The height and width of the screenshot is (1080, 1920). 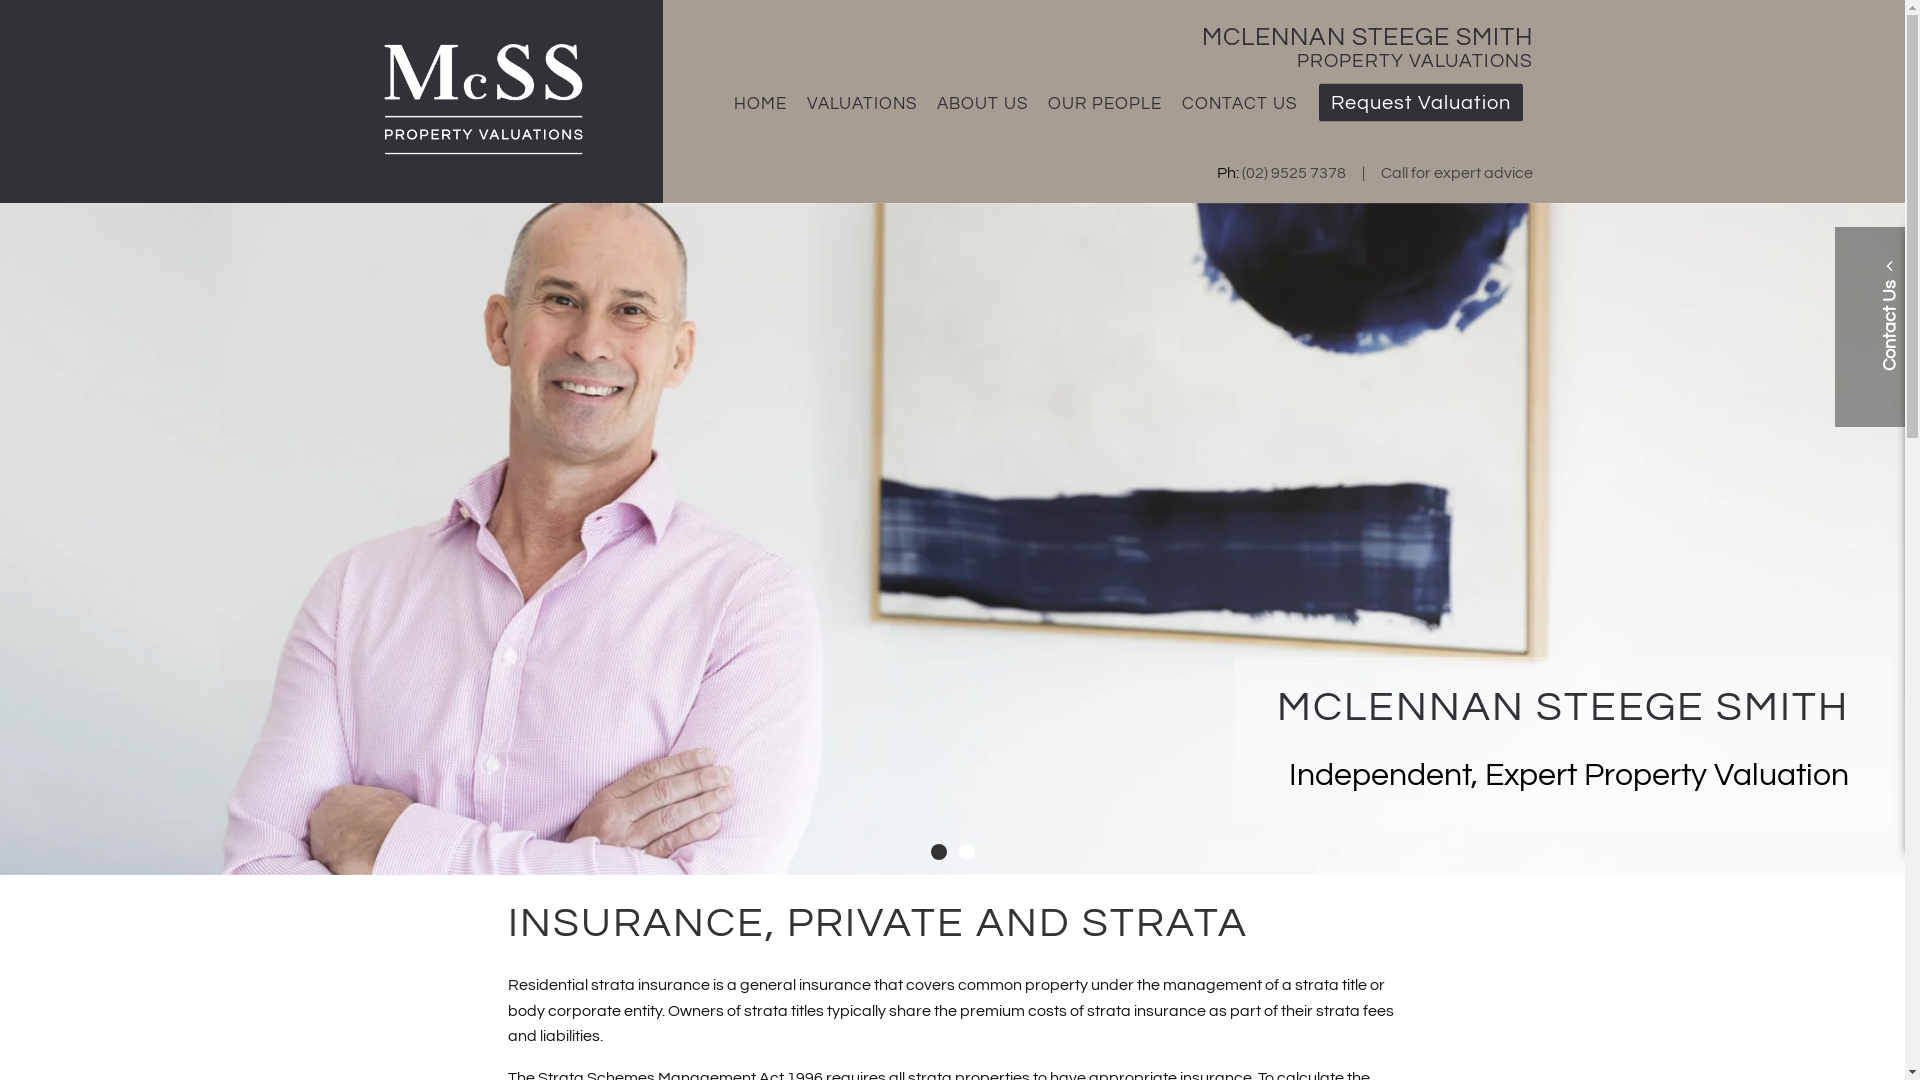 I want to click on 'OUR PEOPLE', so click(x=1104, y=104).